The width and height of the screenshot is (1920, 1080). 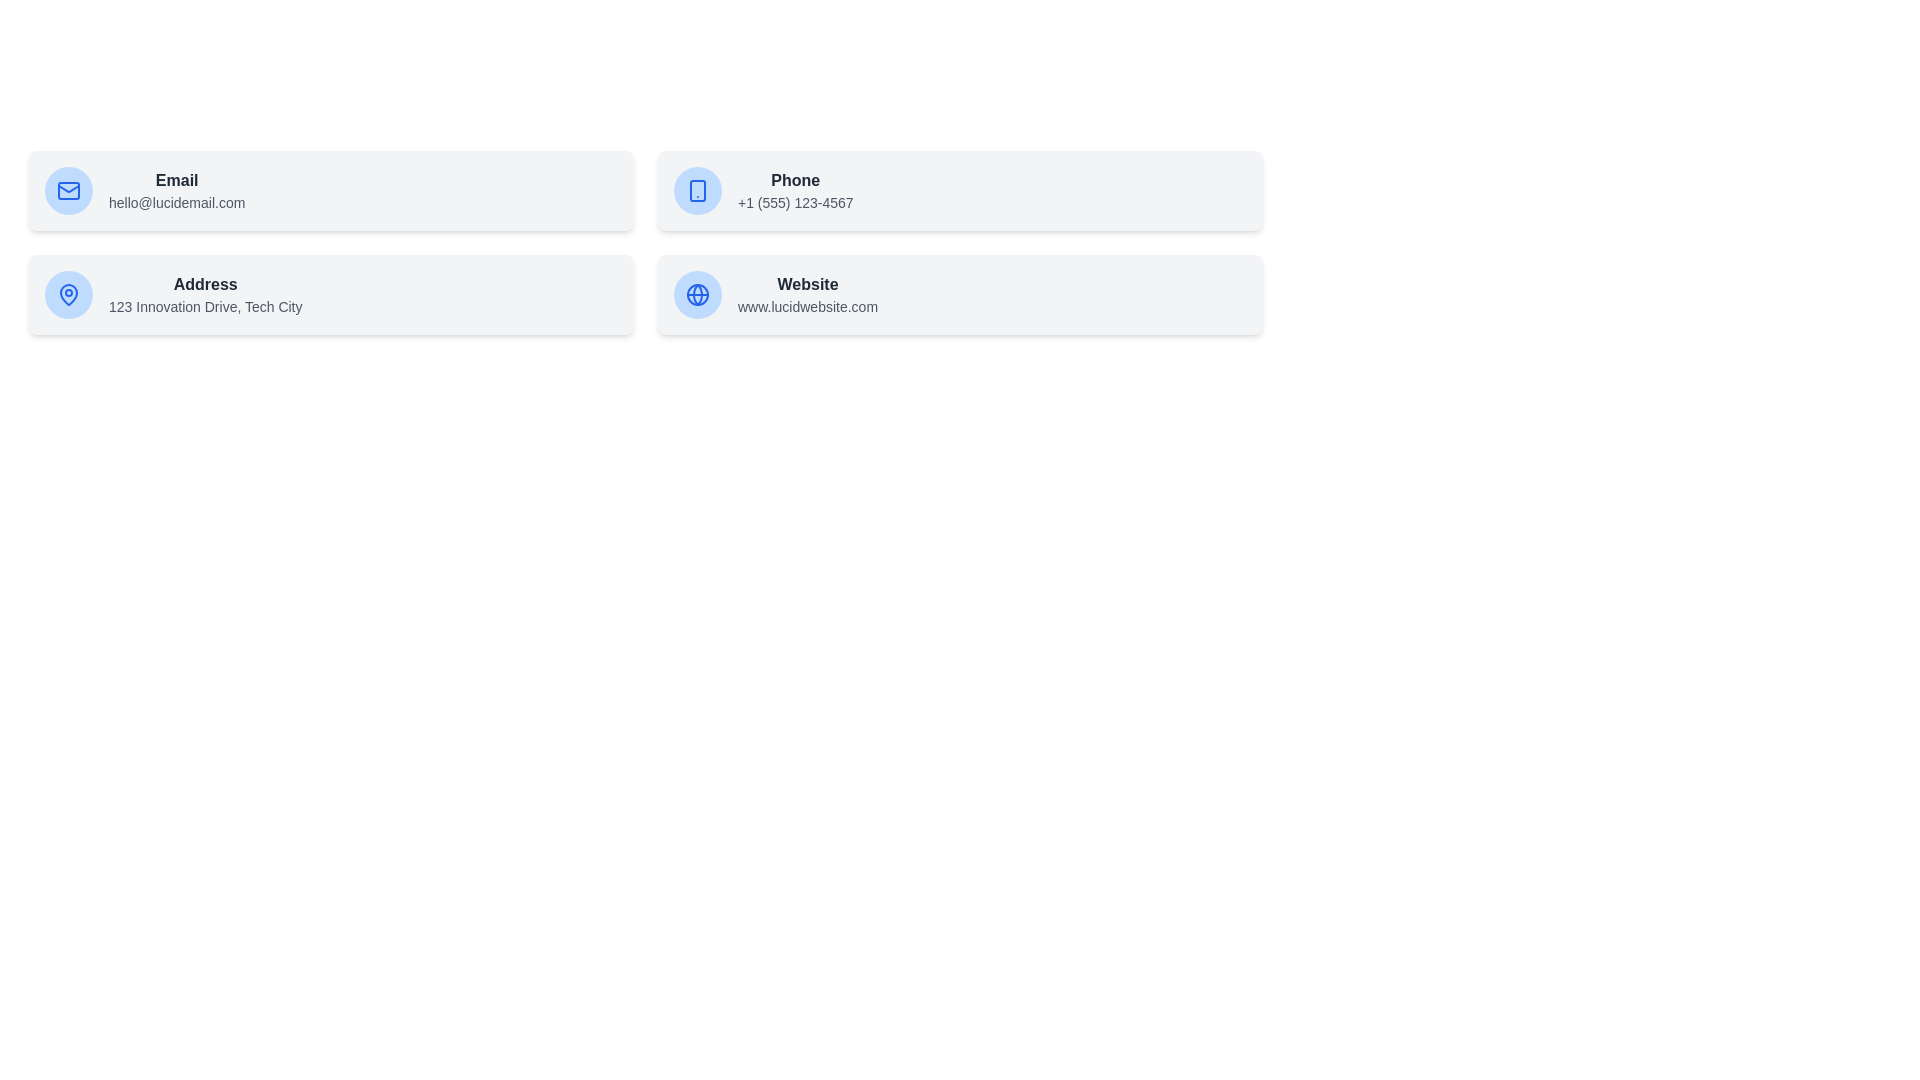 What do you see at coordinates (68, 294) in the screenshot?
I see `the address icon located in the top-left corner of the third card from the left, which is part of the 'Address' card below the 'Email' card` at bounding box center [68, 294].